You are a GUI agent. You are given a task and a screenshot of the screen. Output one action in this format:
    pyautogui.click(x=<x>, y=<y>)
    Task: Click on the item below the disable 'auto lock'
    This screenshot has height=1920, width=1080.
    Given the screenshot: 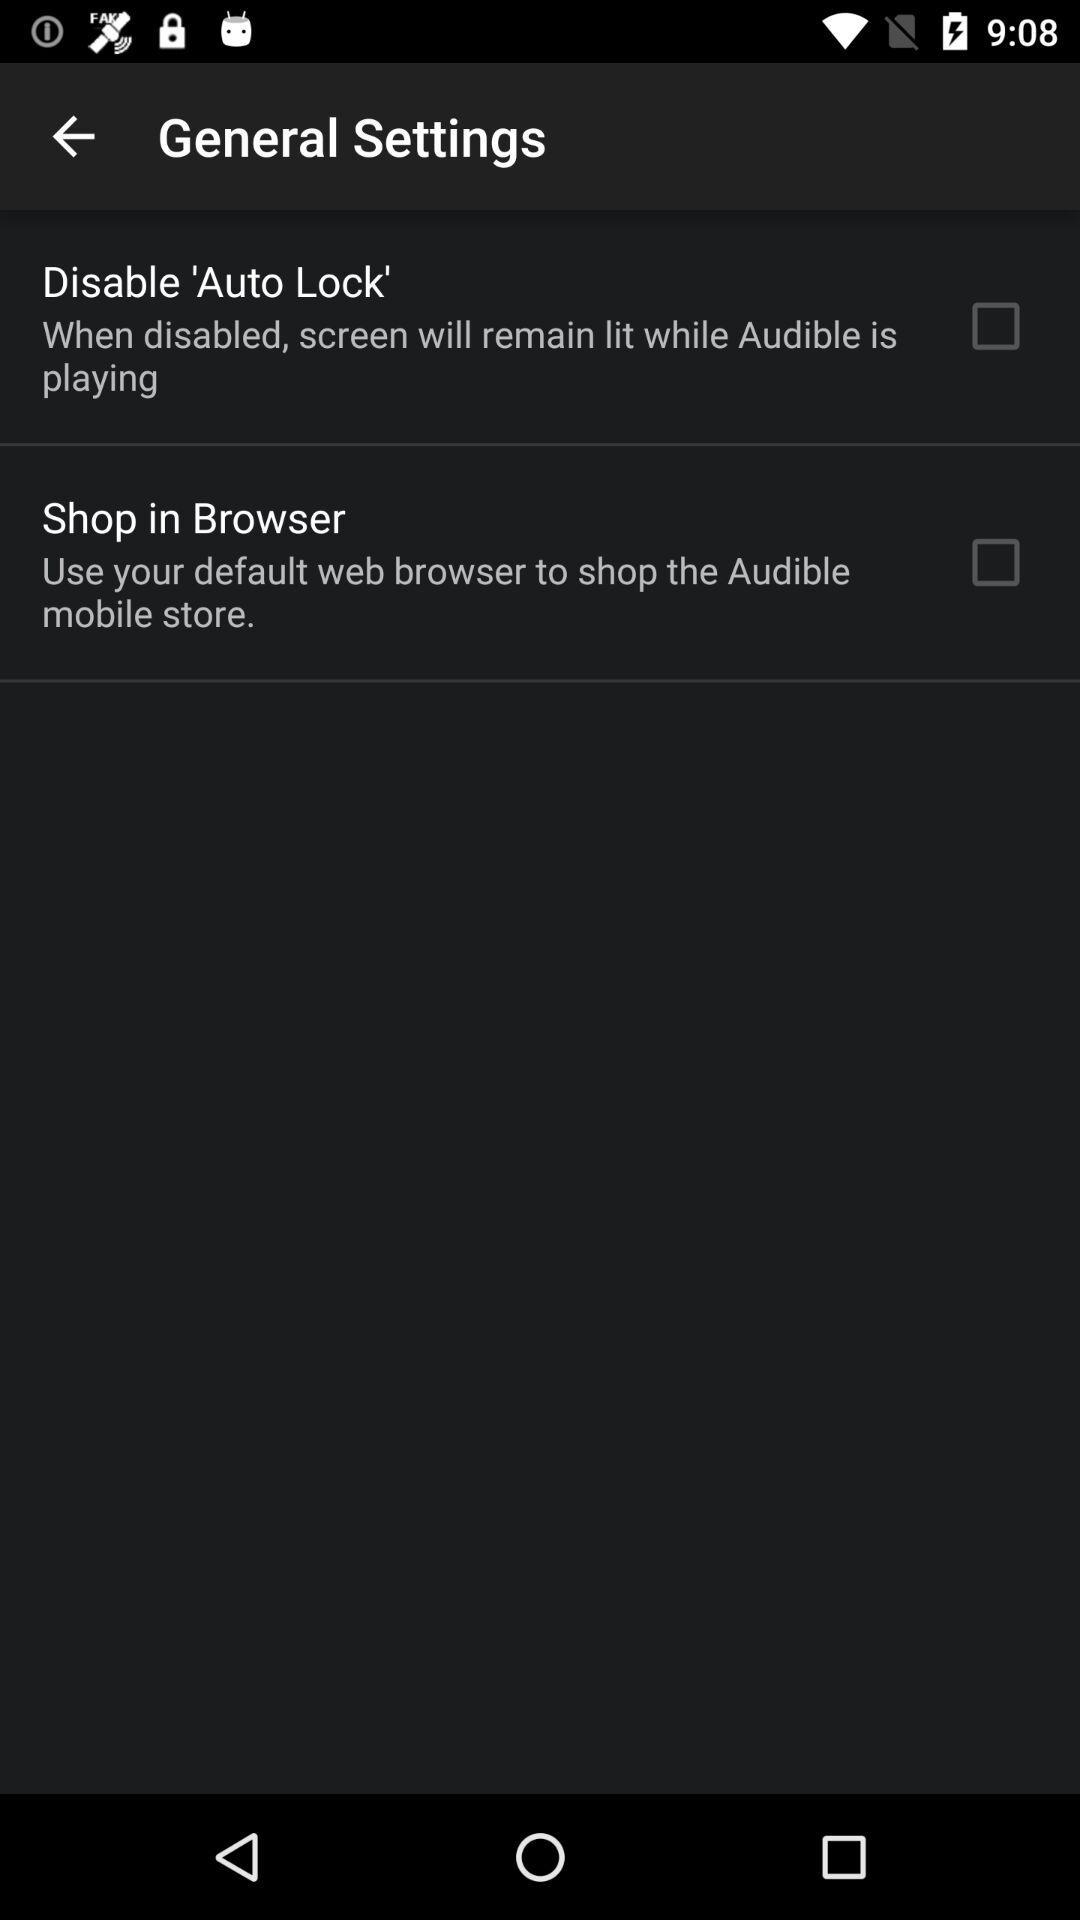 What is the action you would take?
    pyautogui.click(x=477, y=355)
    